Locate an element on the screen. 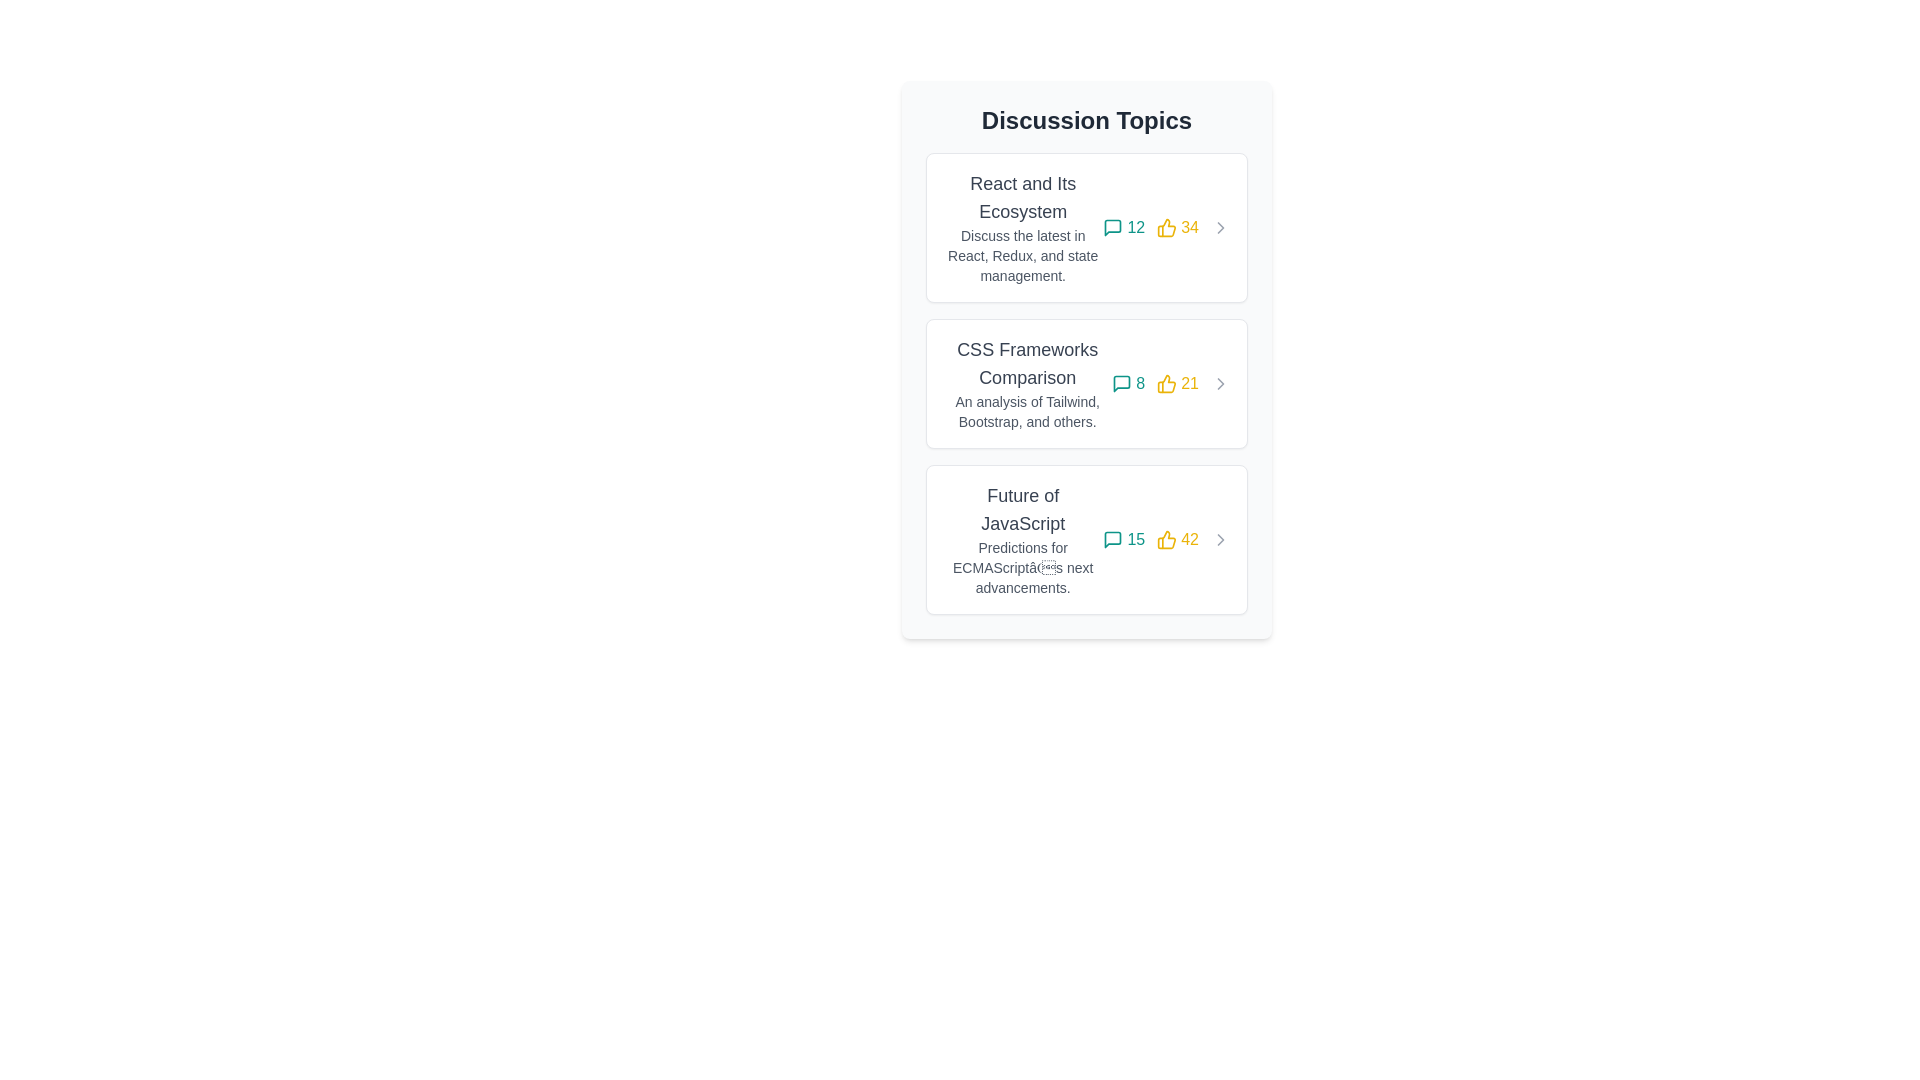 Image resolution: width=1920 pixels, height=1080 pixels. the text display element titled 'Future of JavaScript' is located at coordinates (1023, 540).